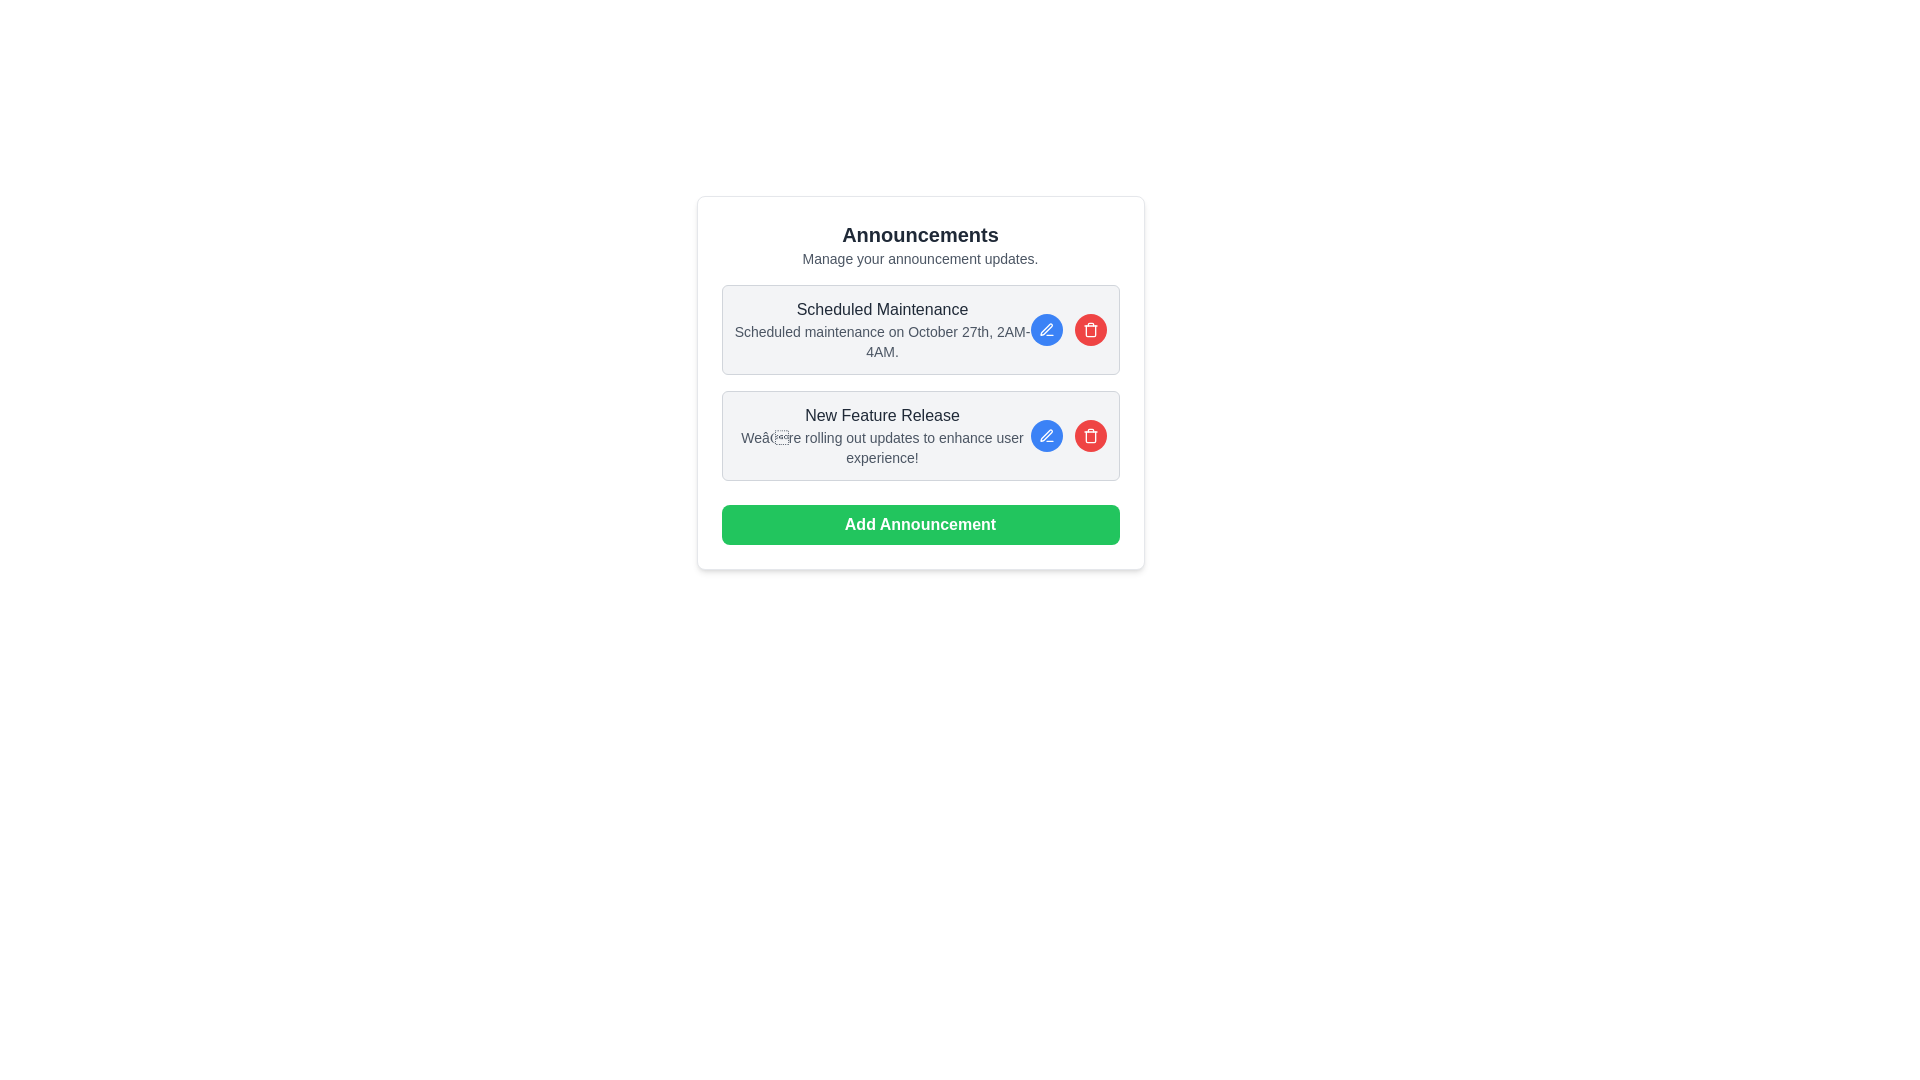 This screenshot has height=1080, width=1920. What do you see at coordinates (1089, 330) in the screenshot?
I see `the trash can icon element, which represents deletion actions, located centrally below the lid outline and above the base elements` at bounding box center [1089, 330].